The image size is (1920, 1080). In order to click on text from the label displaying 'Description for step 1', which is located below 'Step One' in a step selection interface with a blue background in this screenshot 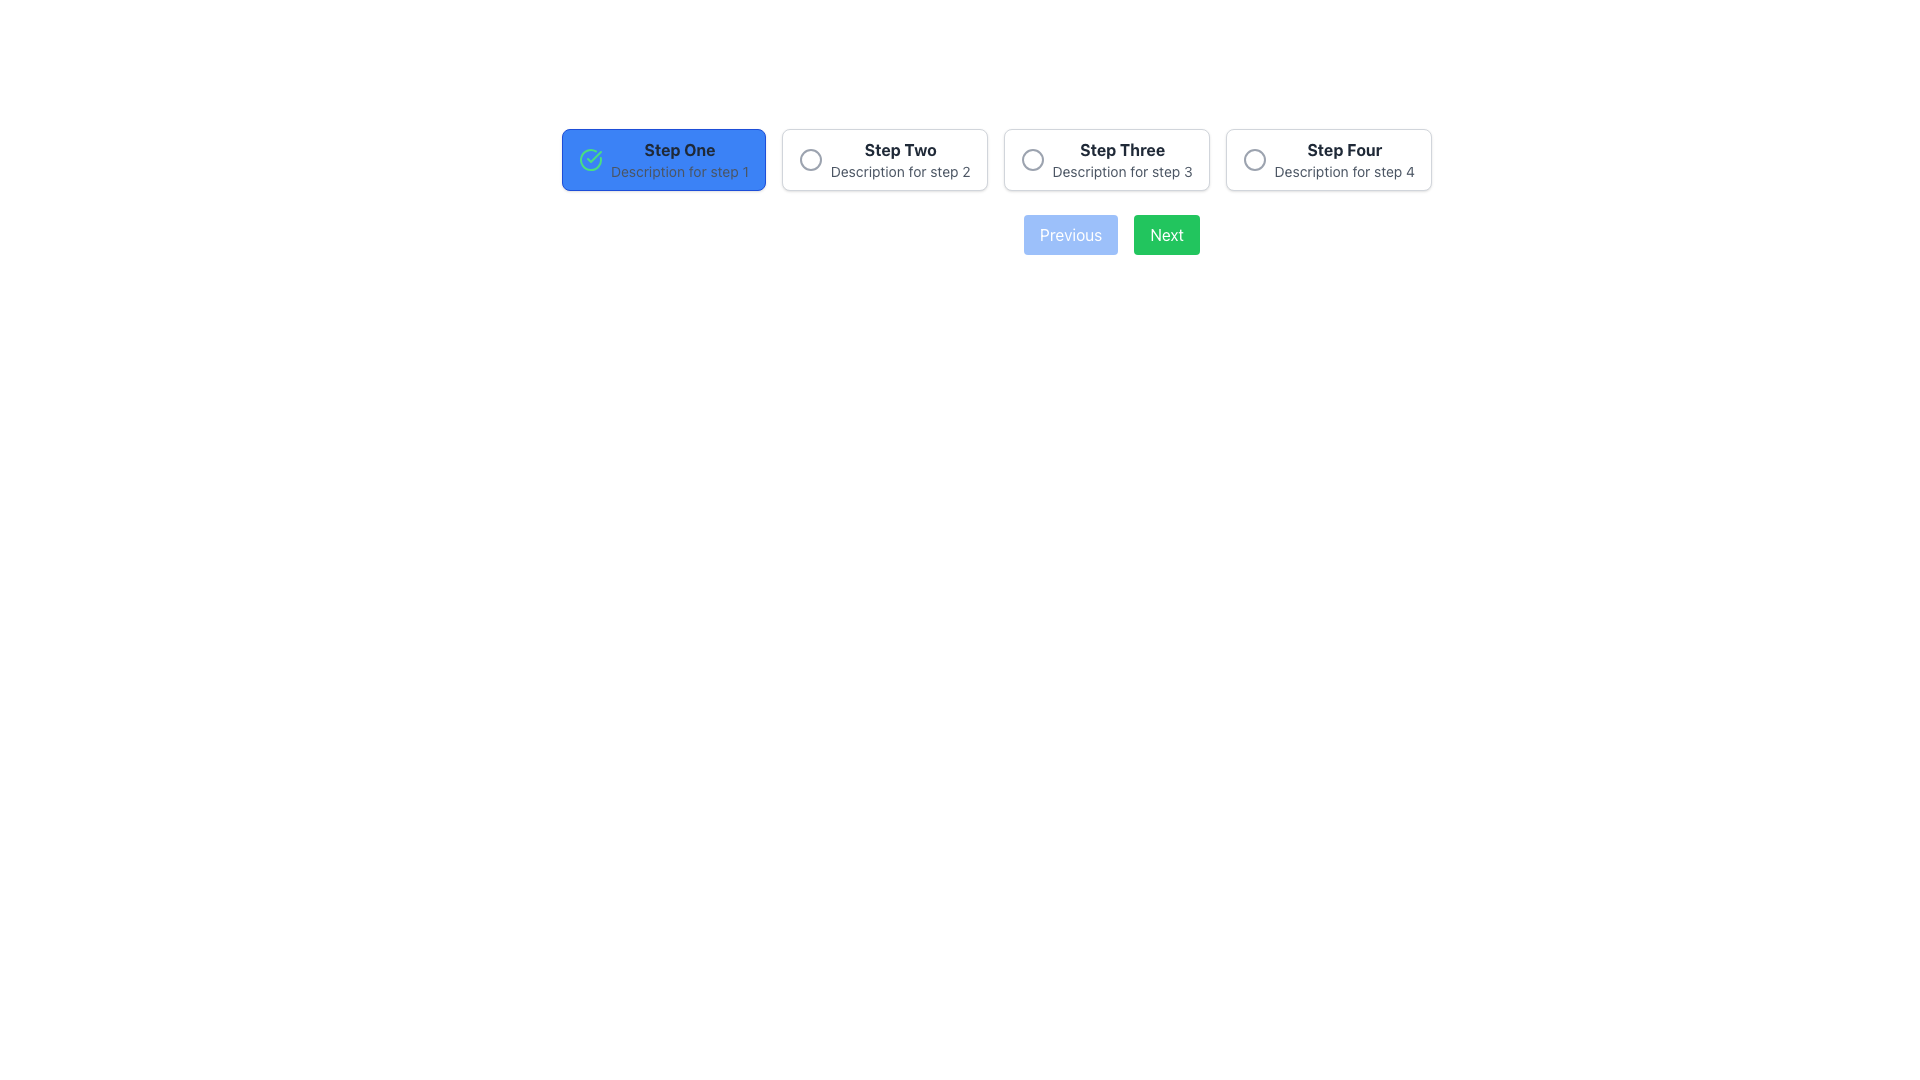, I will do `click(679, 171)`.